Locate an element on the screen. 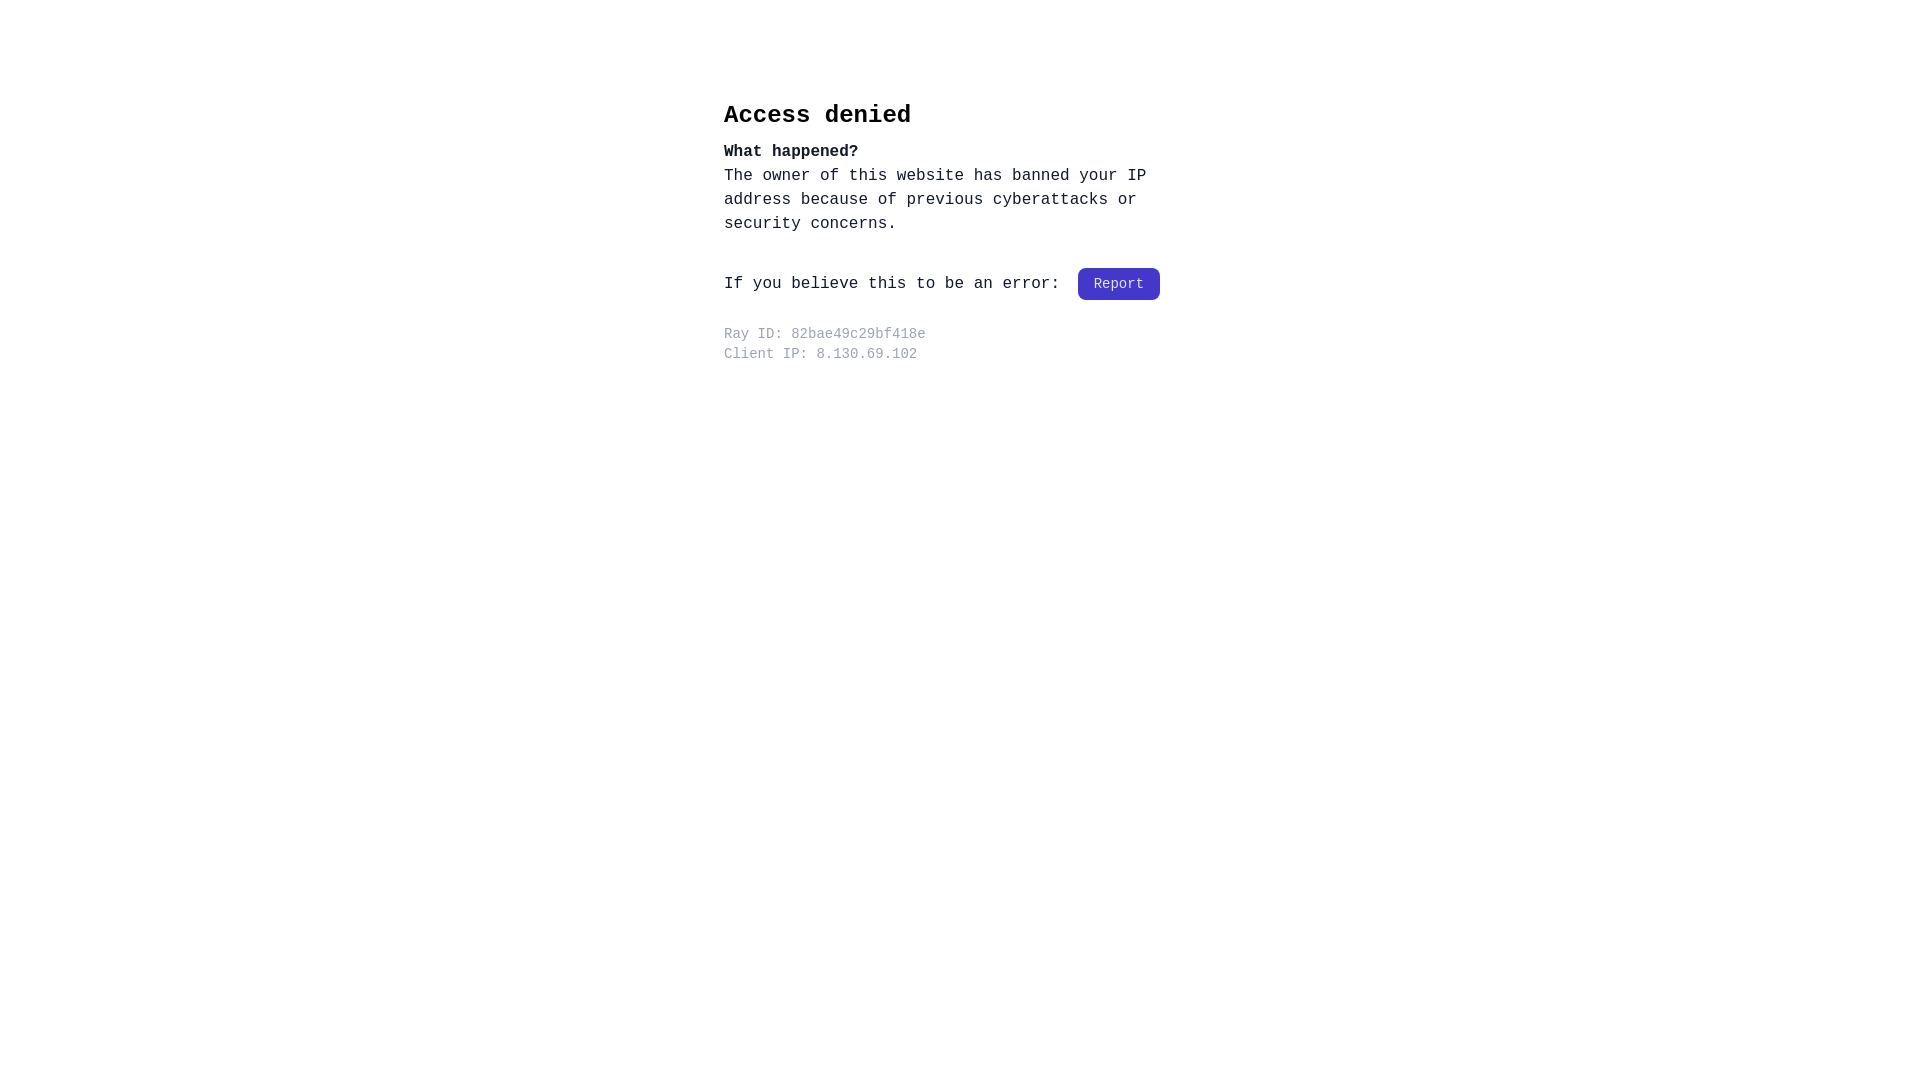  'Report' is located at coordinates (1117, 284).